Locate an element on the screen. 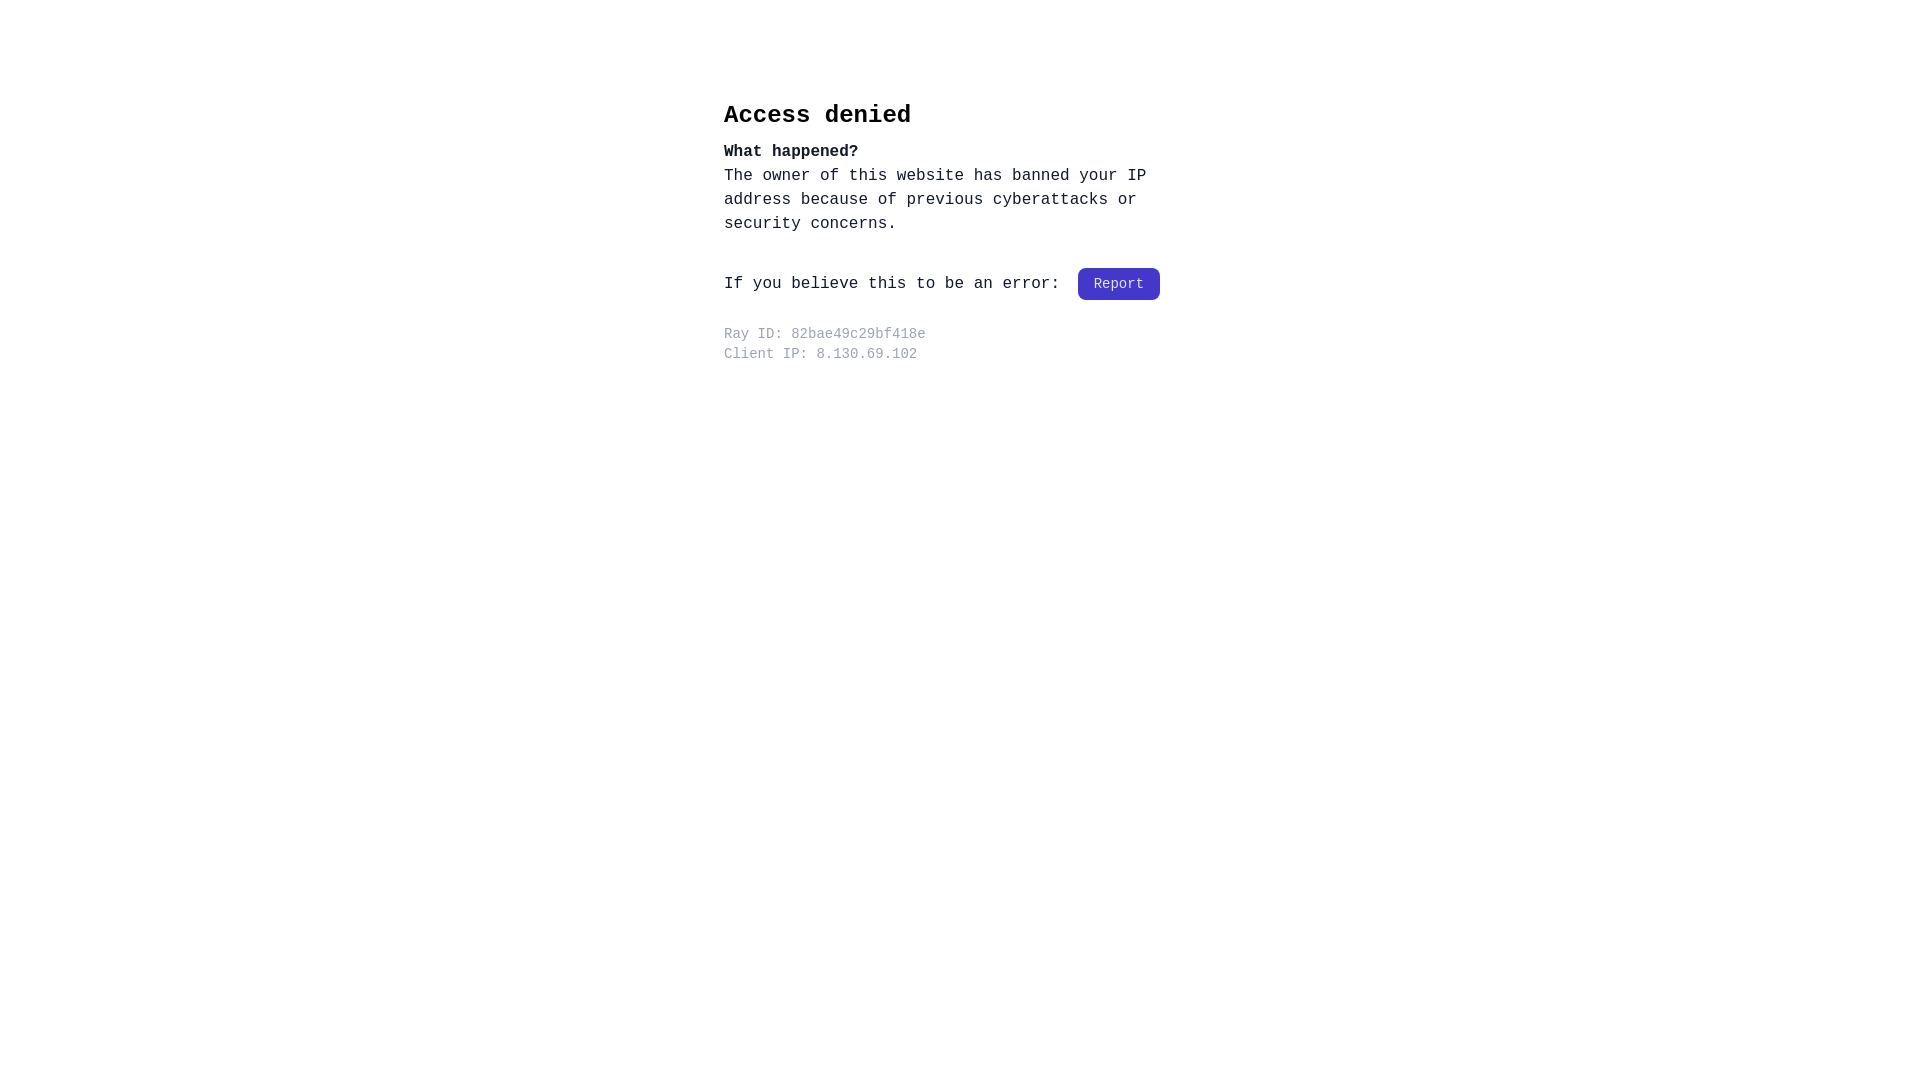  'Report' is located at coordinates (1117, 284).